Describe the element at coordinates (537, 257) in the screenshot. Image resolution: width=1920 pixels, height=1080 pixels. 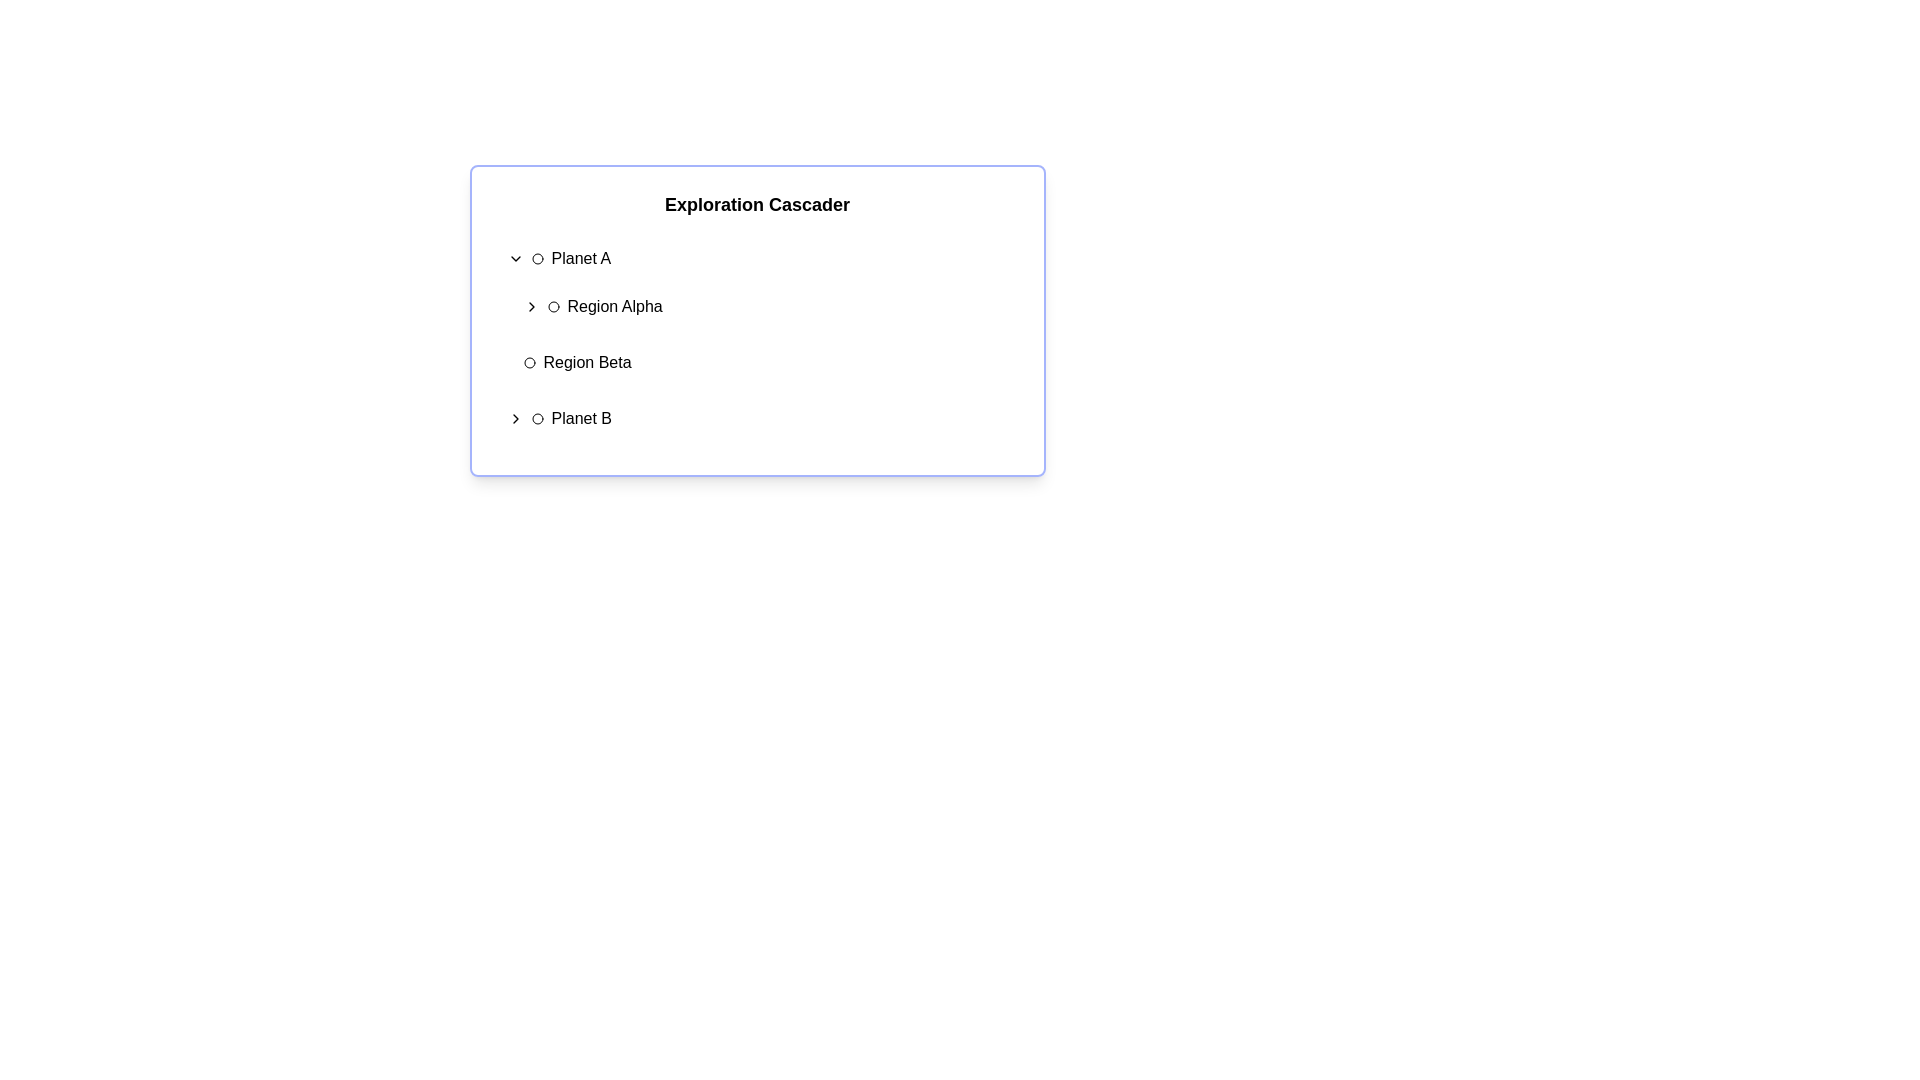
I see `the SVG circle element that visually represents a status or category in the hierarchical cascader UI for 'Planet A'` at that location.